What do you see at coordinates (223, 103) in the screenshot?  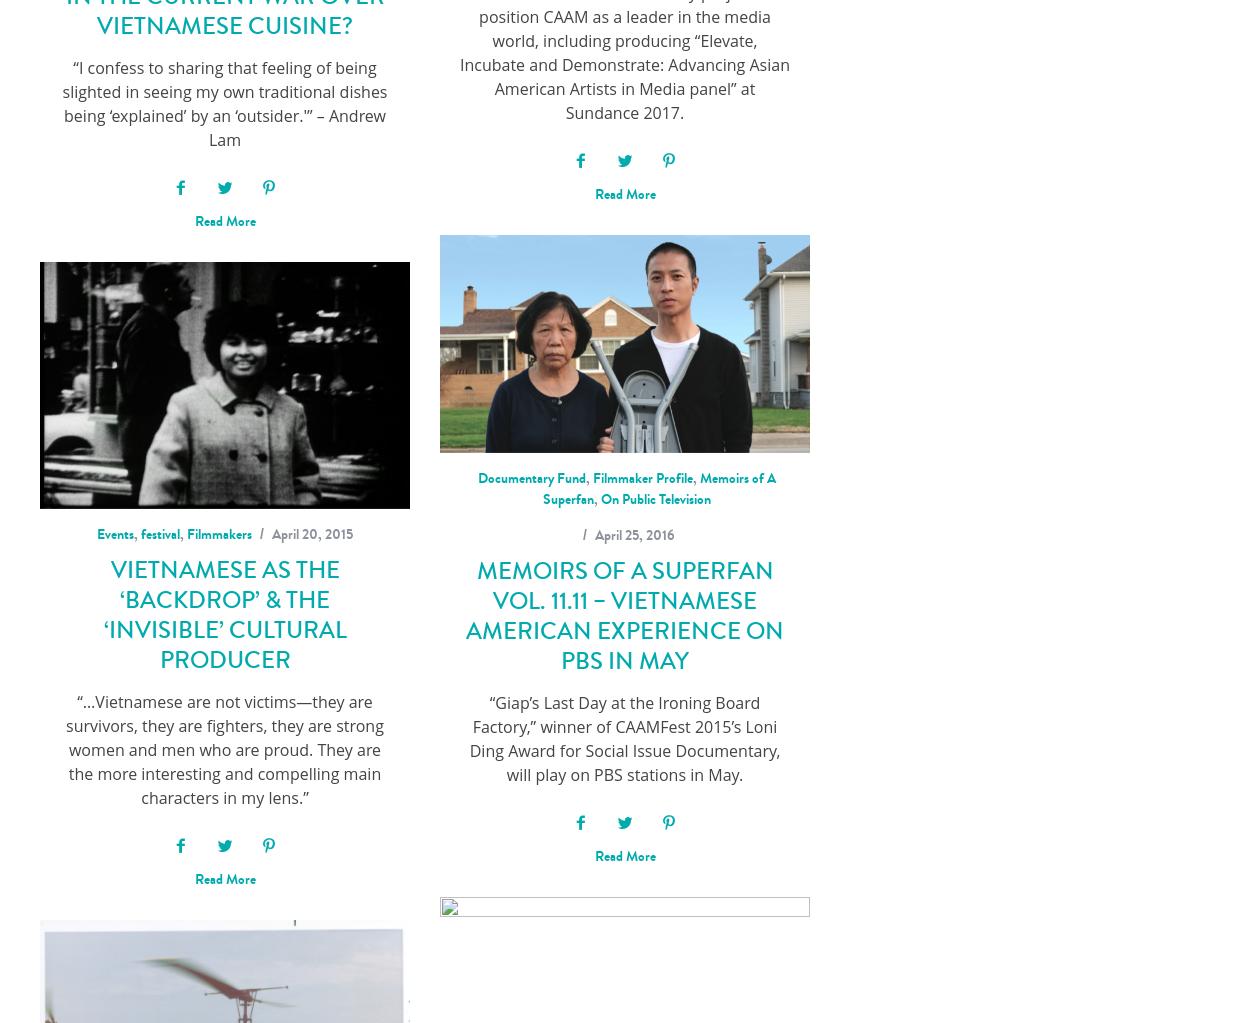 I see `'“I confess to sharing that feeling of being slighted in seeing my own traditional dishes being ‘explained’ by an ‘outsider.'” – Andrew Lam'` at bounding box center [223, 103].